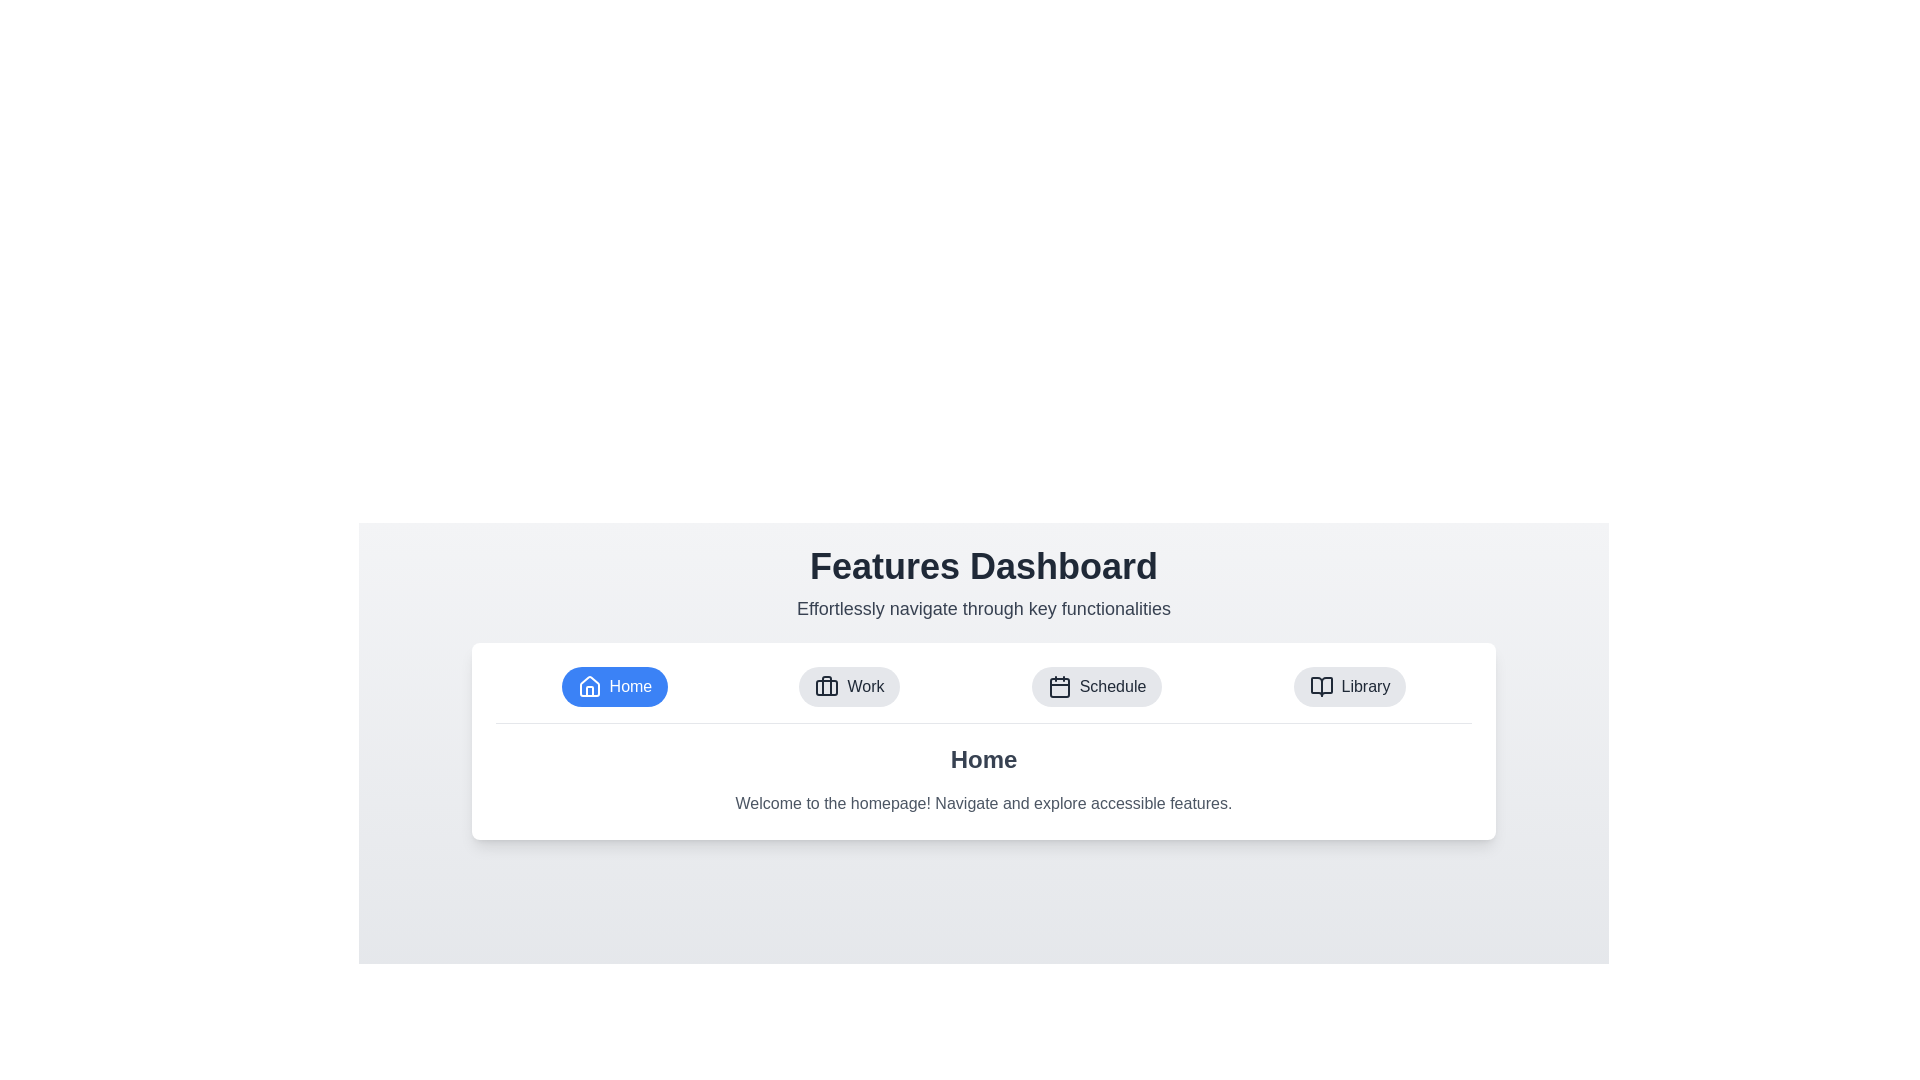  I want to click on the Library tab to switch to it, so click(1349, 685).